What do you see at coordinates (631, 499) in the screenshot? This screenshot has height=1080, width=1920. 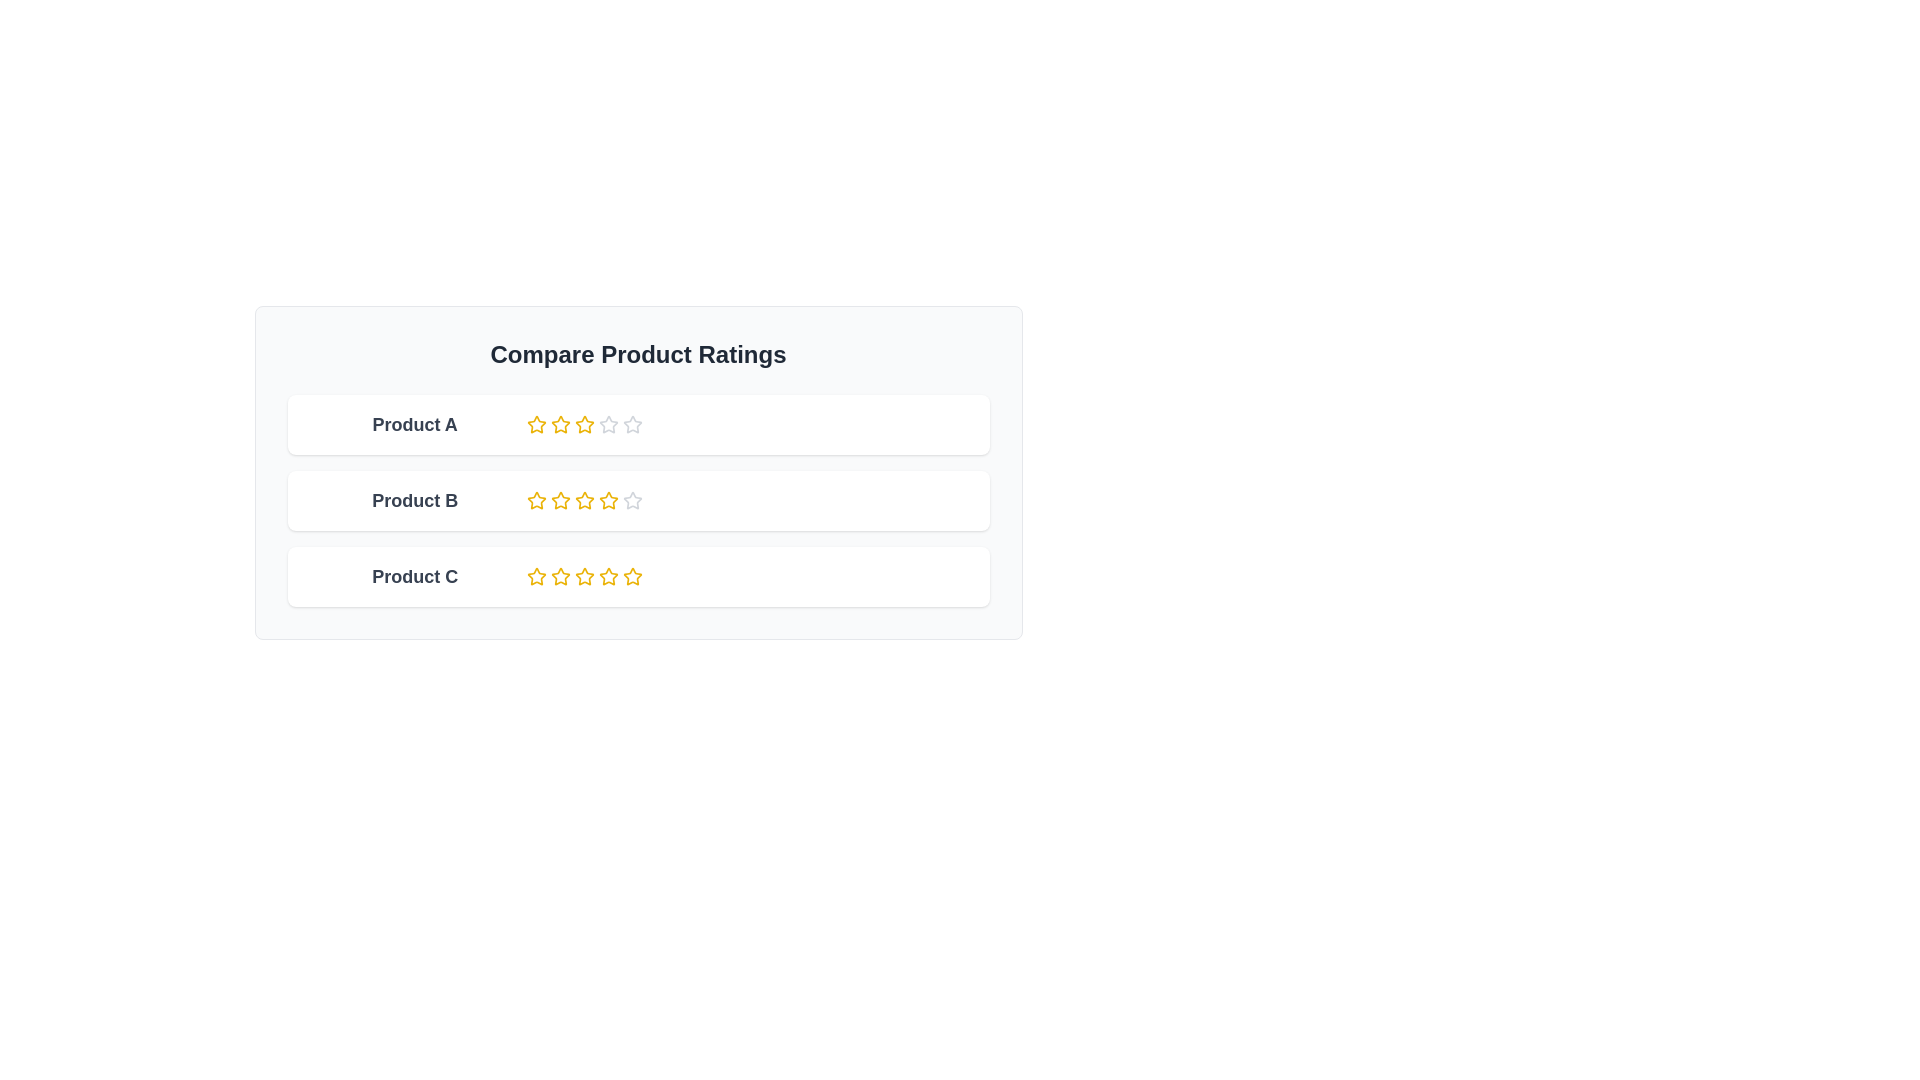 I see `the third star-shaped icon in the rating component for 'Product B'` at bounding box center [631, 499].